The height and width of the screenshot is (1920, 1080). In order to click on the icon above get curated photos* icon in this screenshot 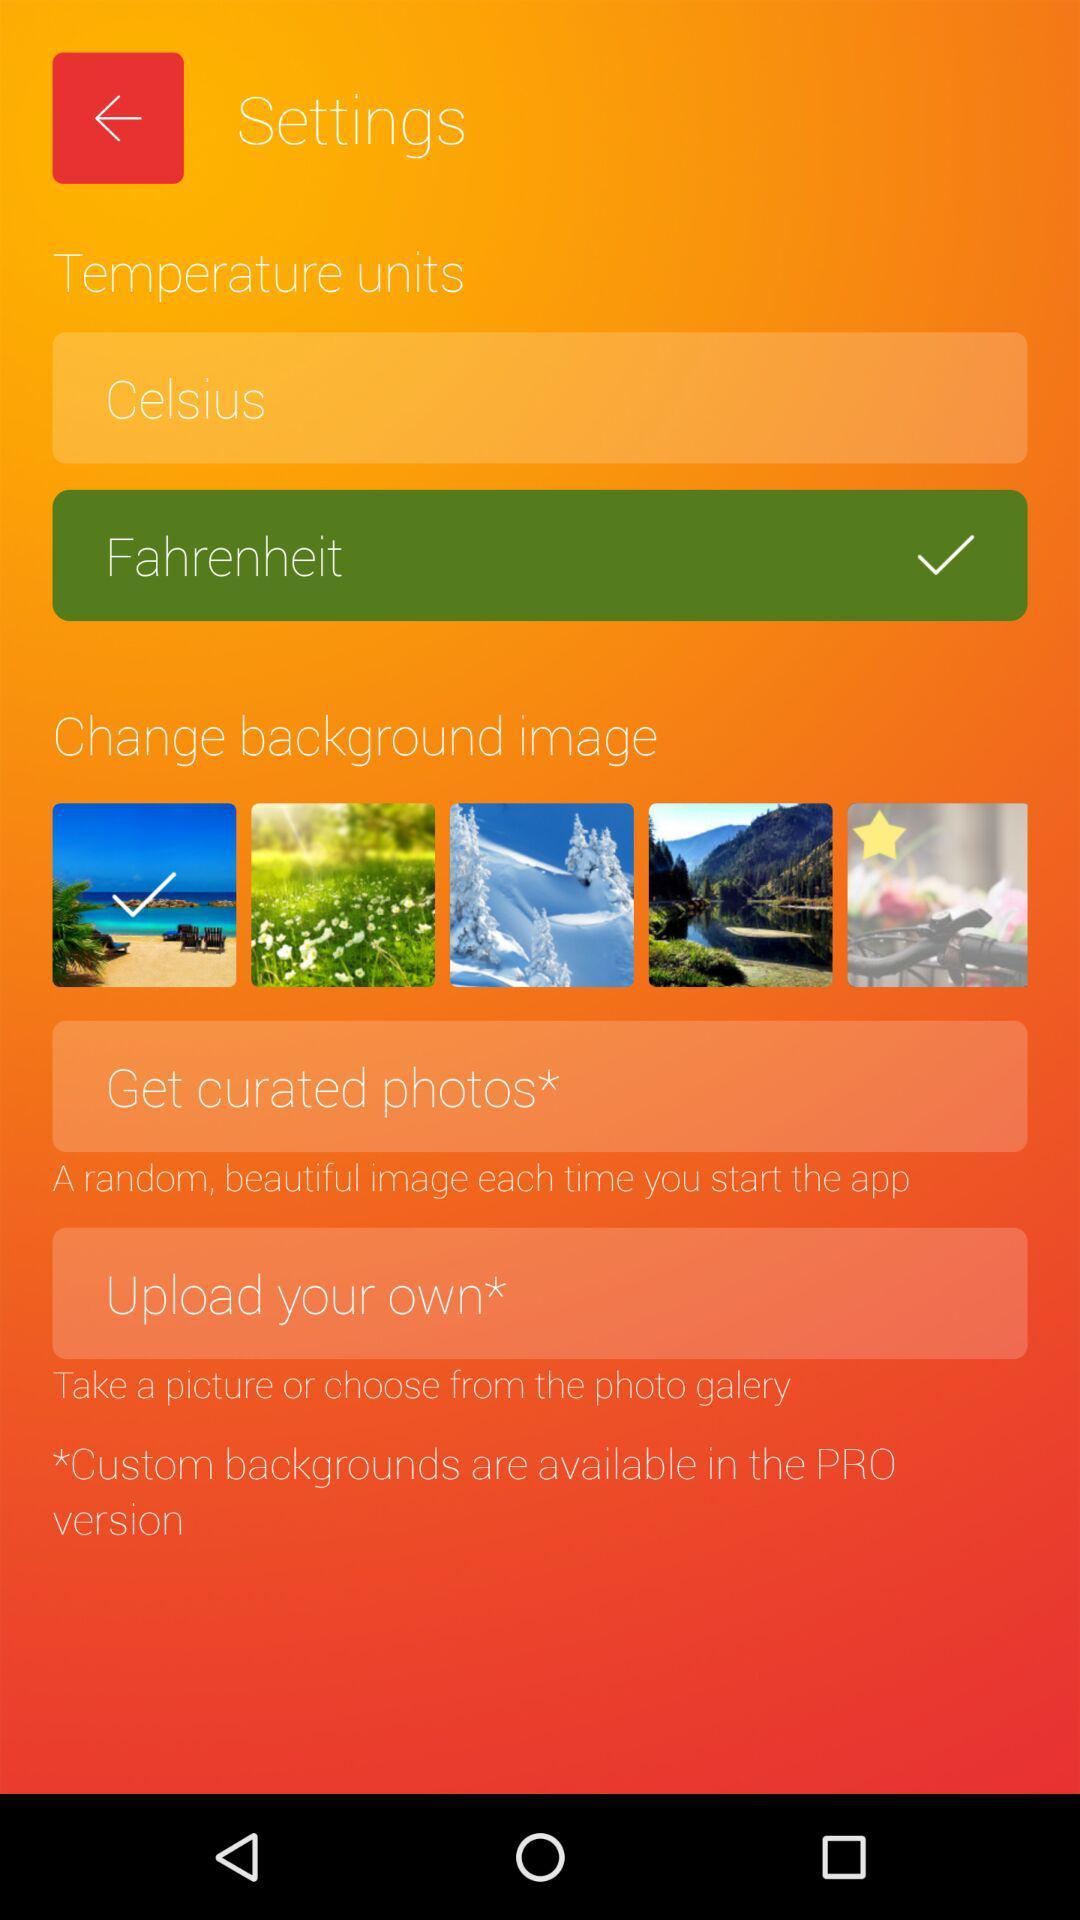, I will do `click(937, 894)`.